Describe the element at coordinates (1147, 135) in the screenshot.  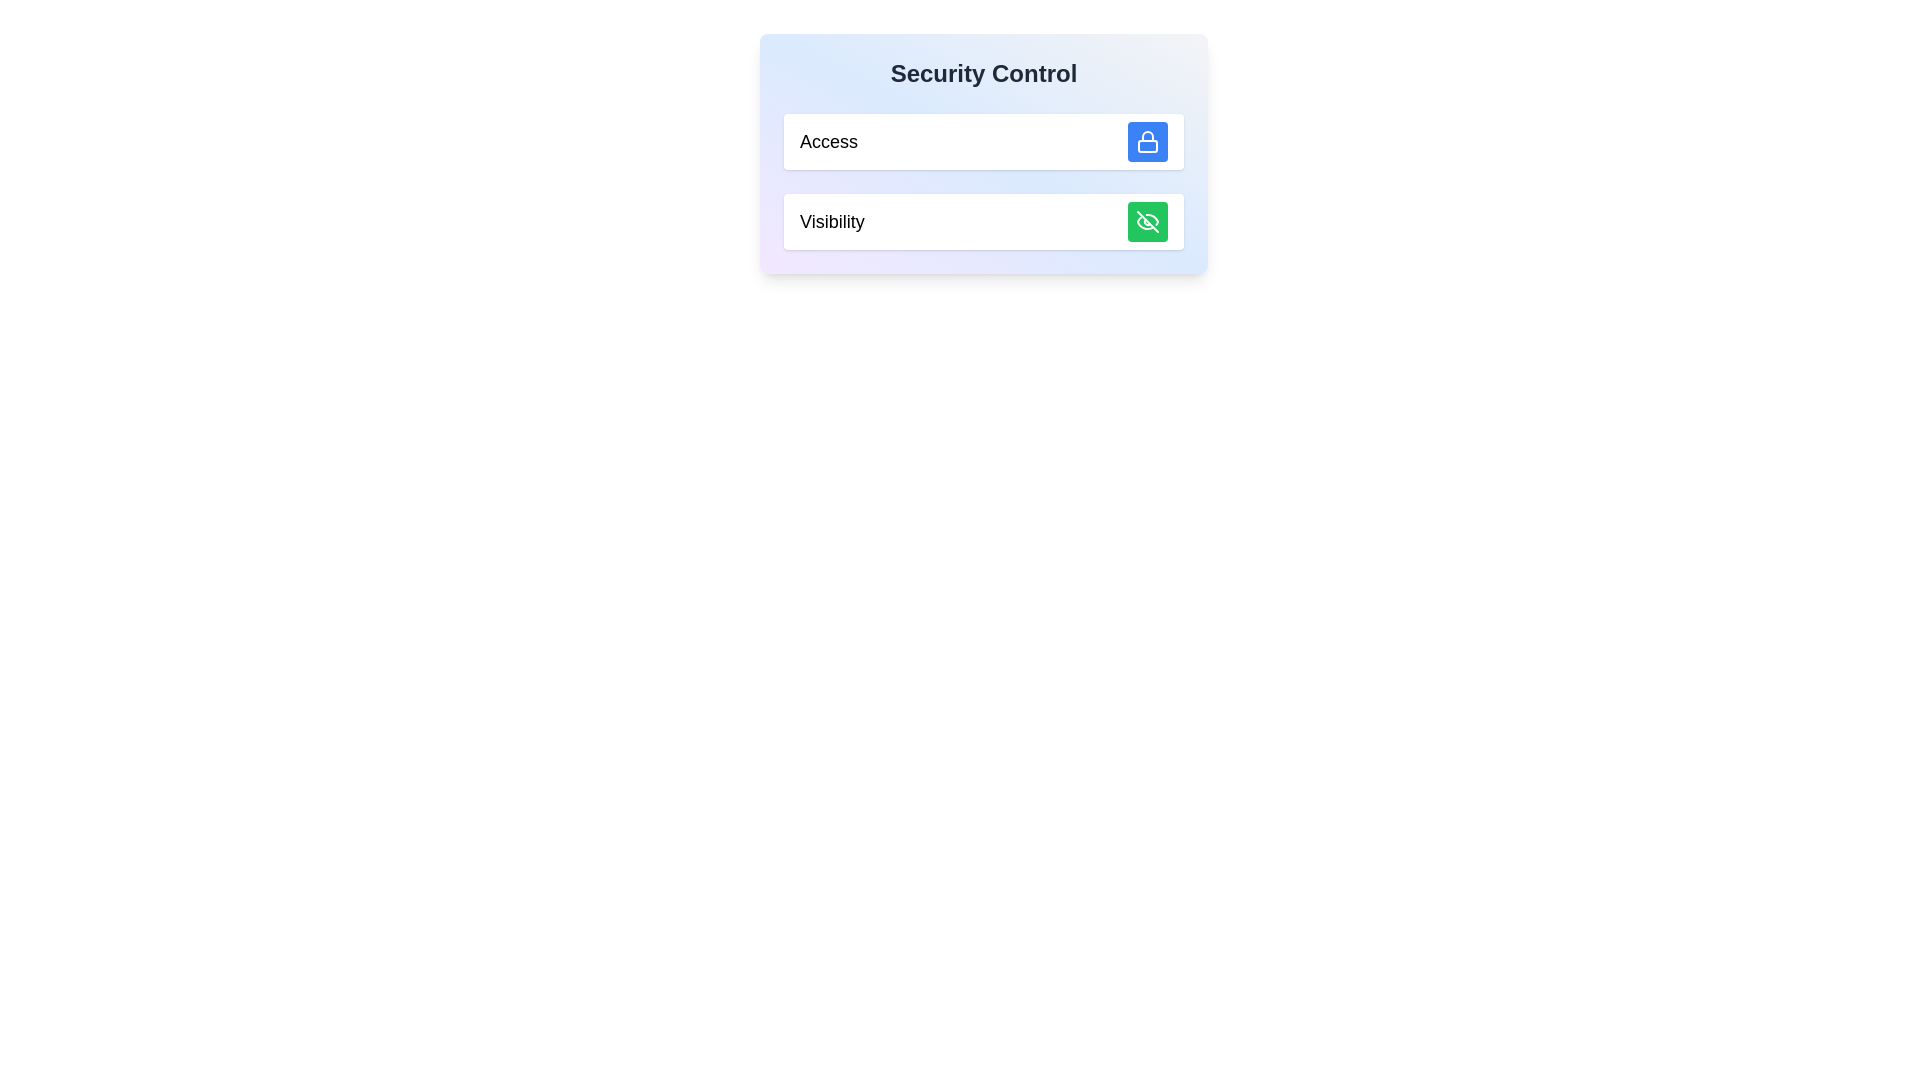
I see `the handle of the lock icon located to the right of the 'Access' label in the security control box` at that location.